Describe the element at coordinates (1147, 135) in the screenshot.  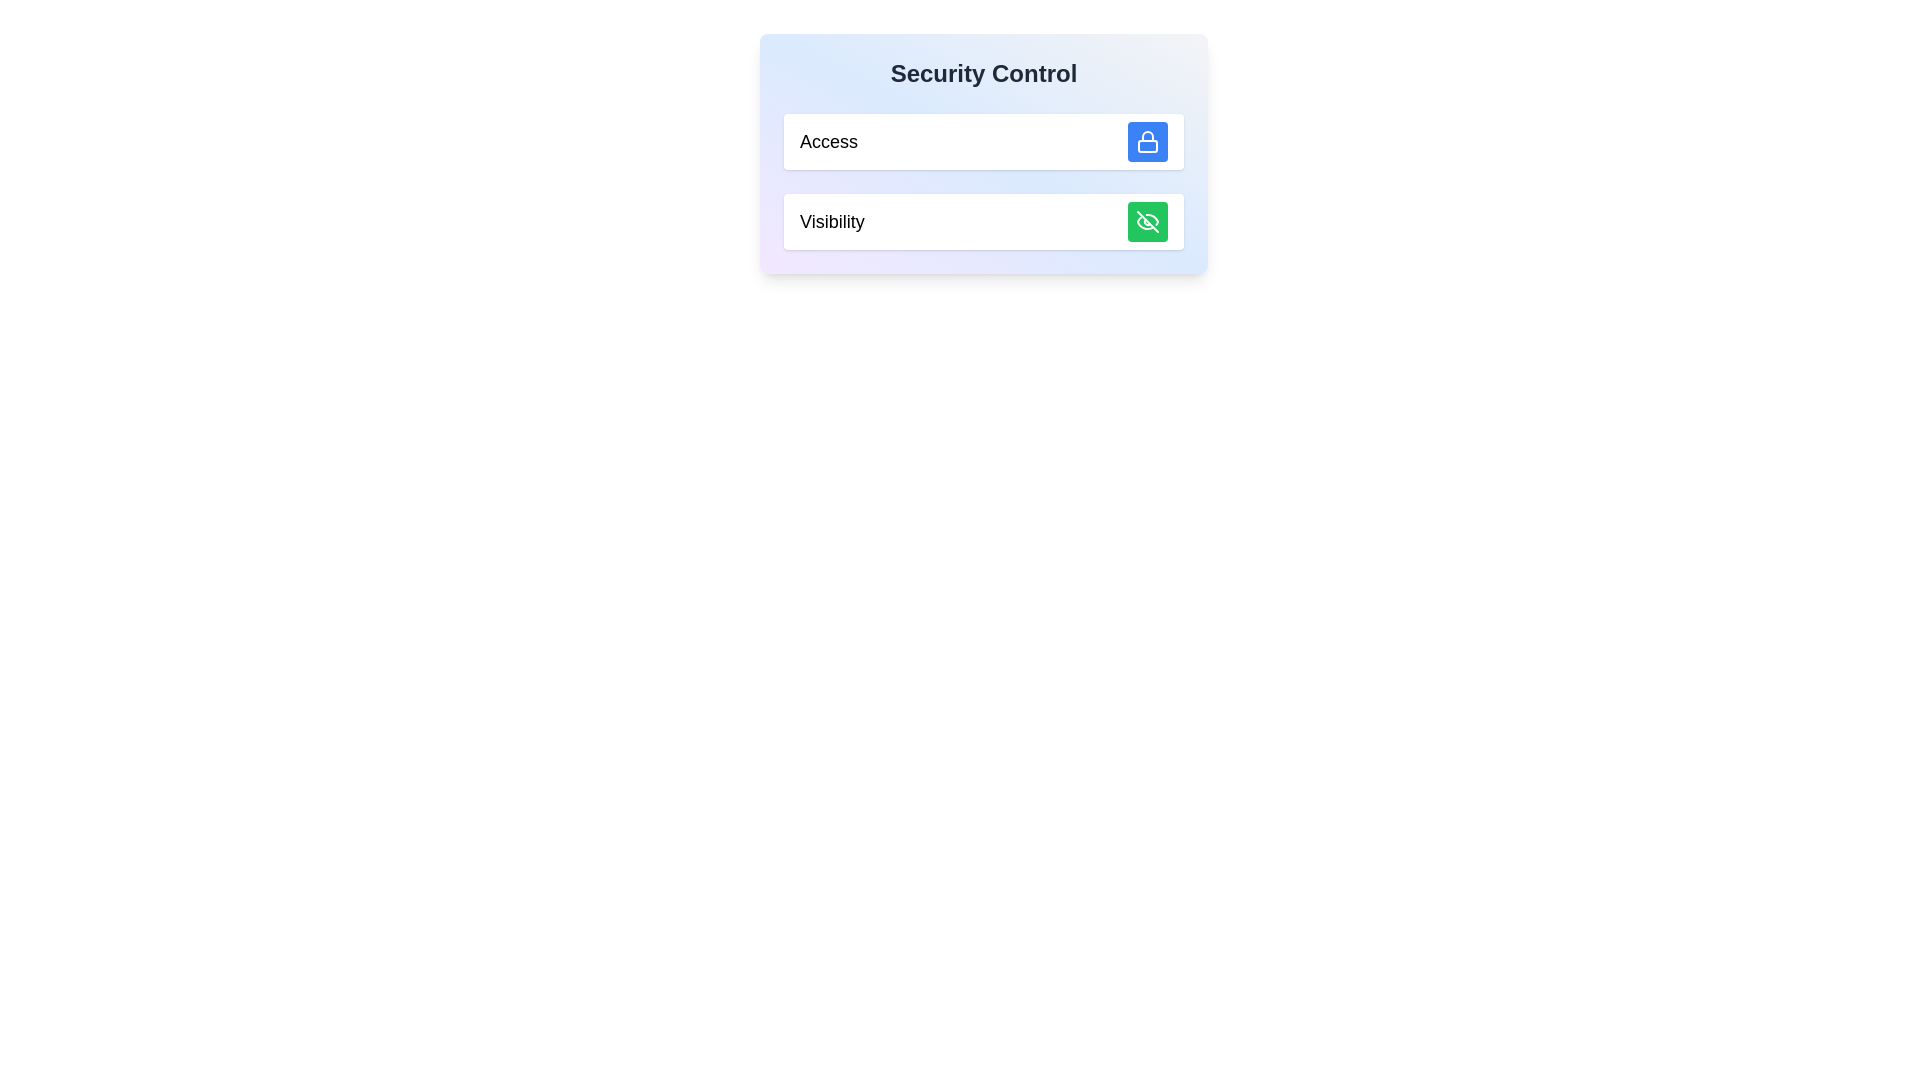
I see `the handle of the lock icon located to the right of the 'Access' label in the security control box` at that location.